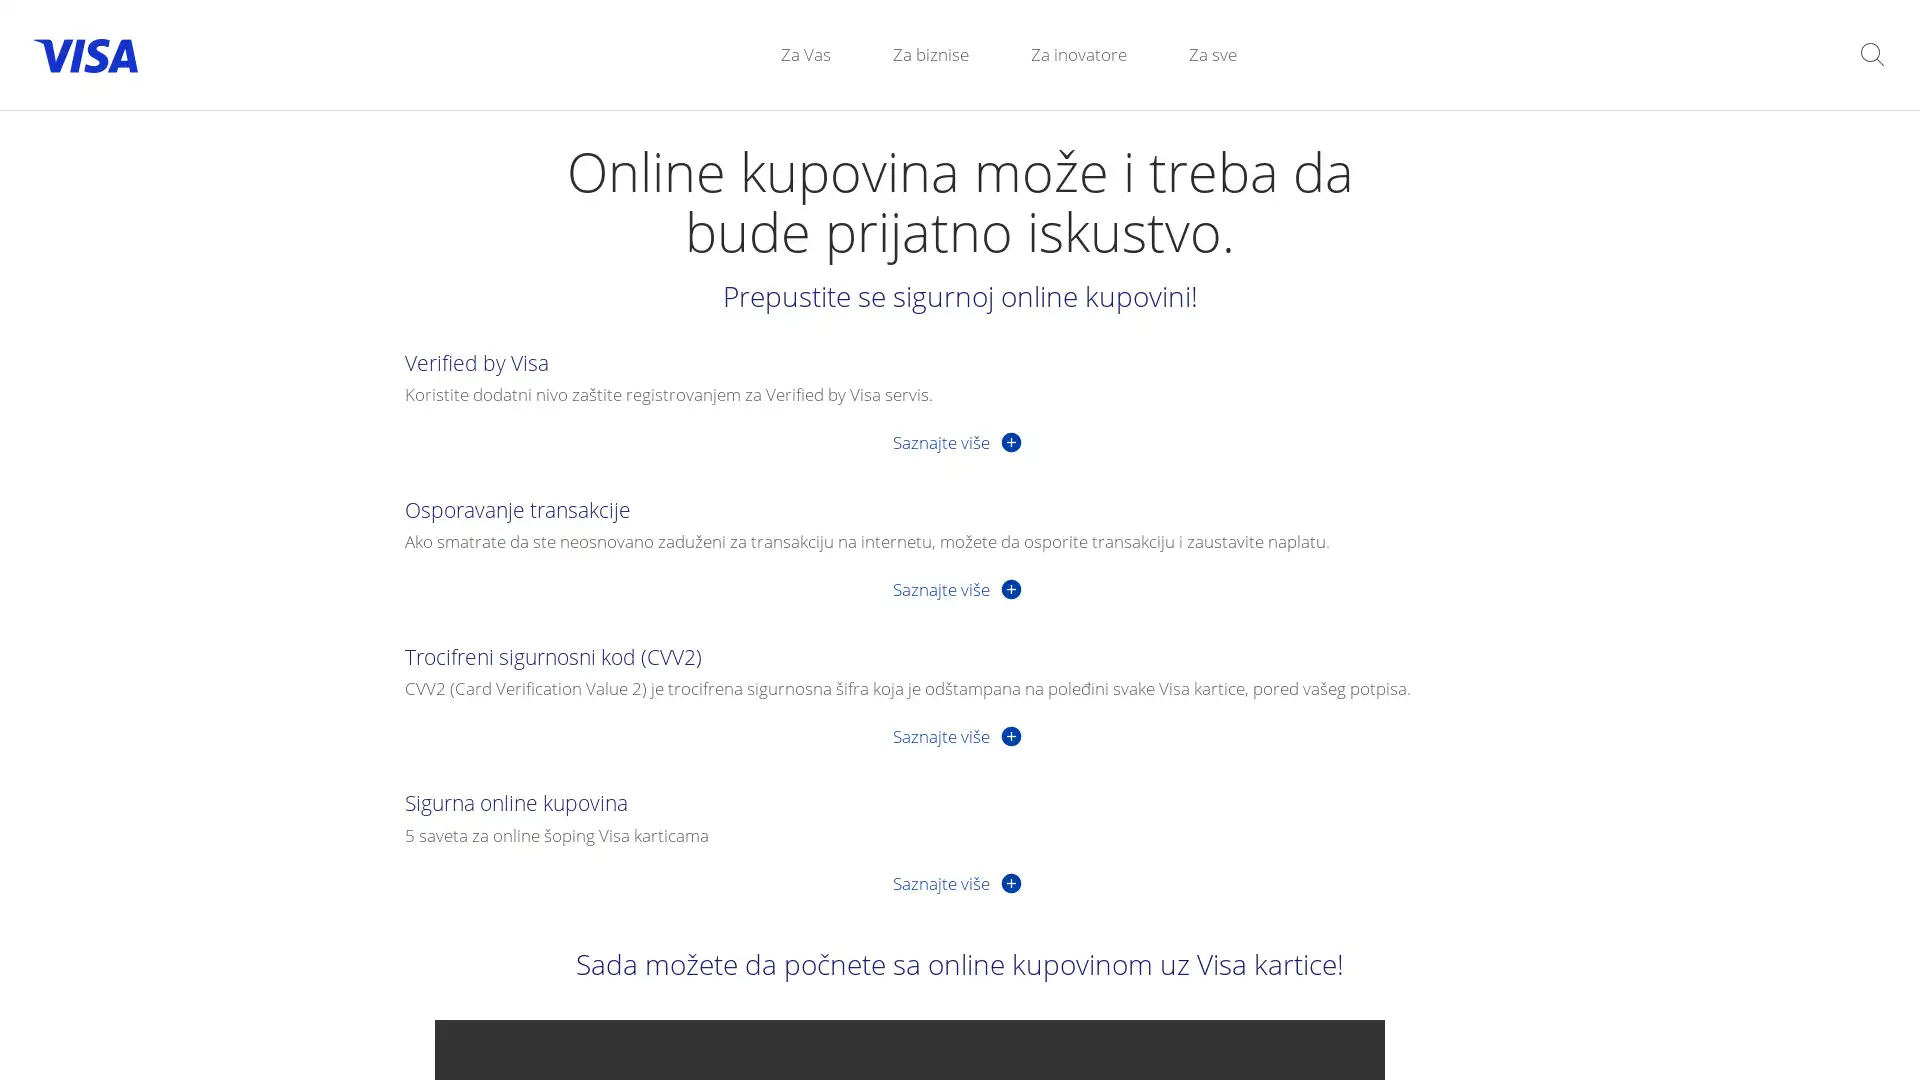 The height and width of the screenshot is (1080, 1920). Describe the element at coordinates (1871, 53) in the screenshot. I see `Pretrazite visa.com` at that location.